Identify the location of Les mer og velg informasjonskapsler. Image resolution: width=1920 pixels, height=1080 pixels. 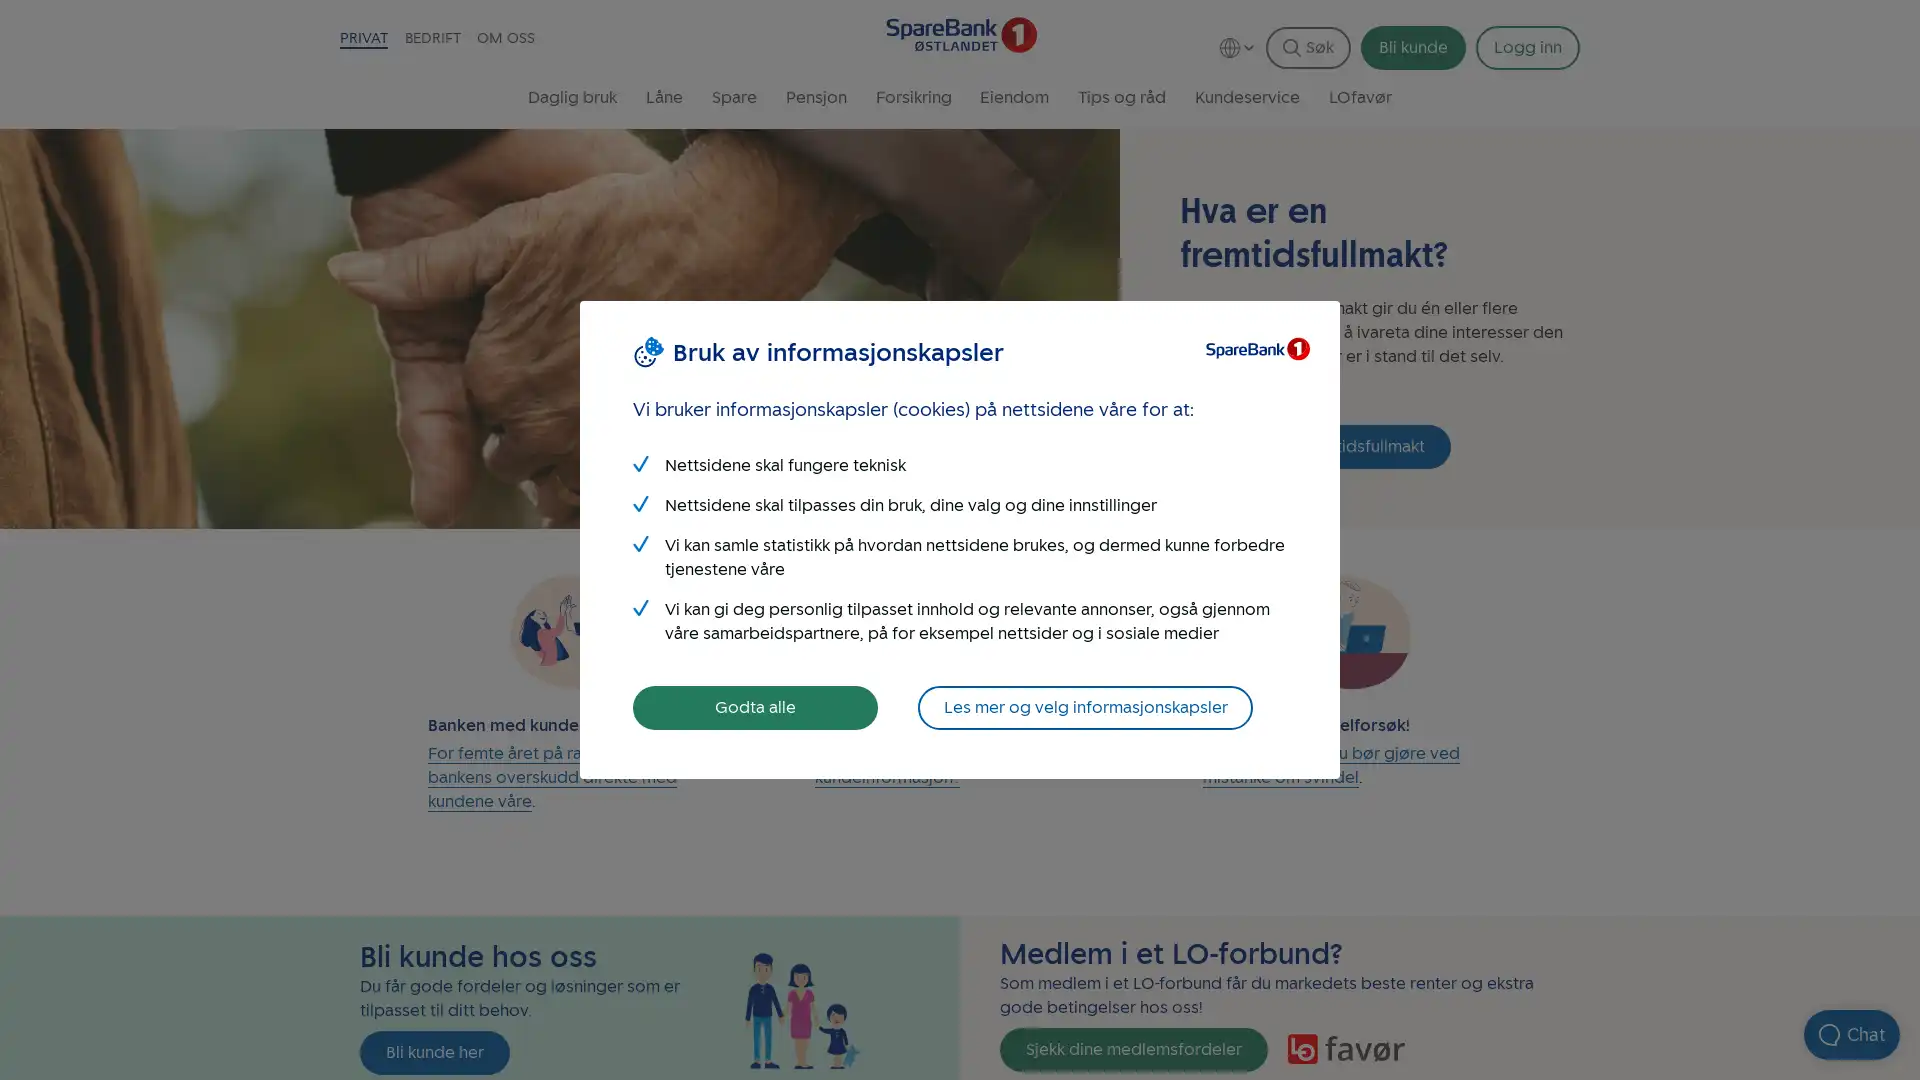
(1084, 707).